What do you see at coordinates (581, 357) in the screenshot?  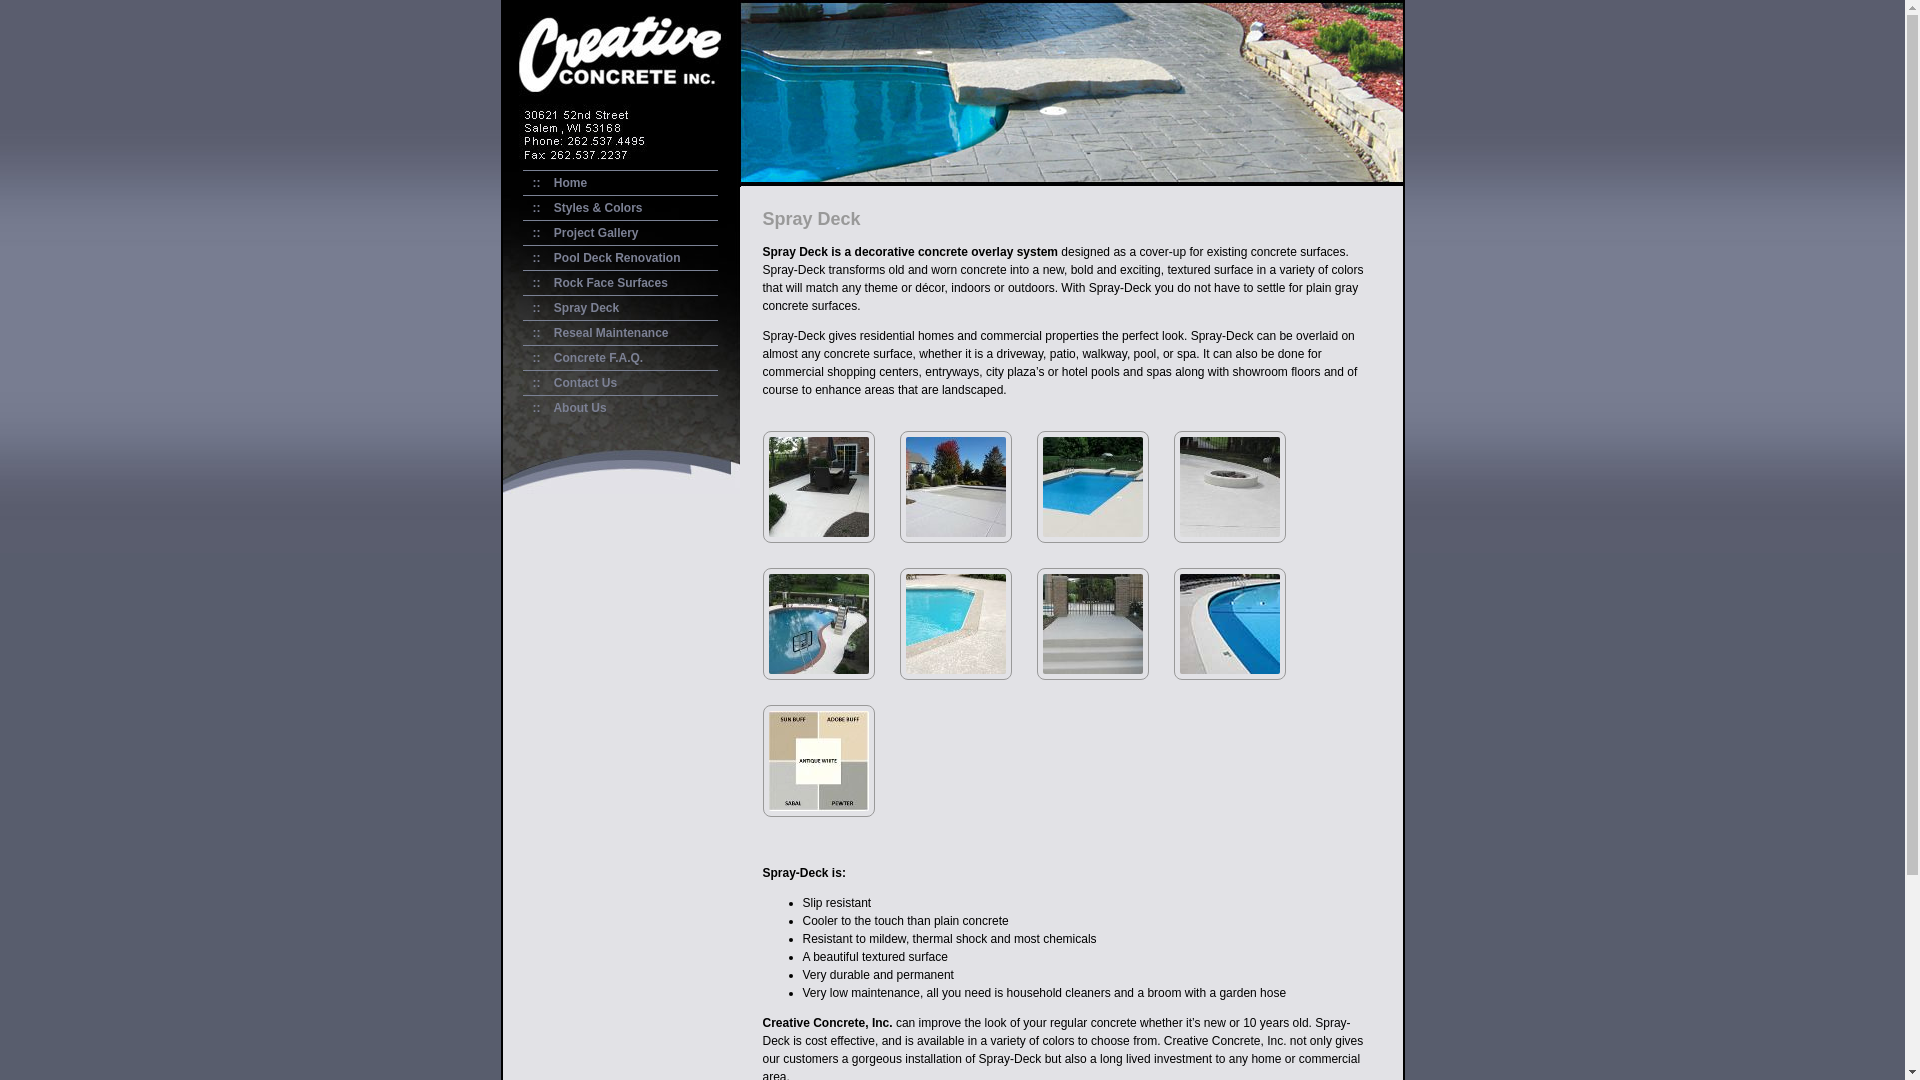 I see `'::    Concrete F.A.Q.'` at bounding box center [581, 357].